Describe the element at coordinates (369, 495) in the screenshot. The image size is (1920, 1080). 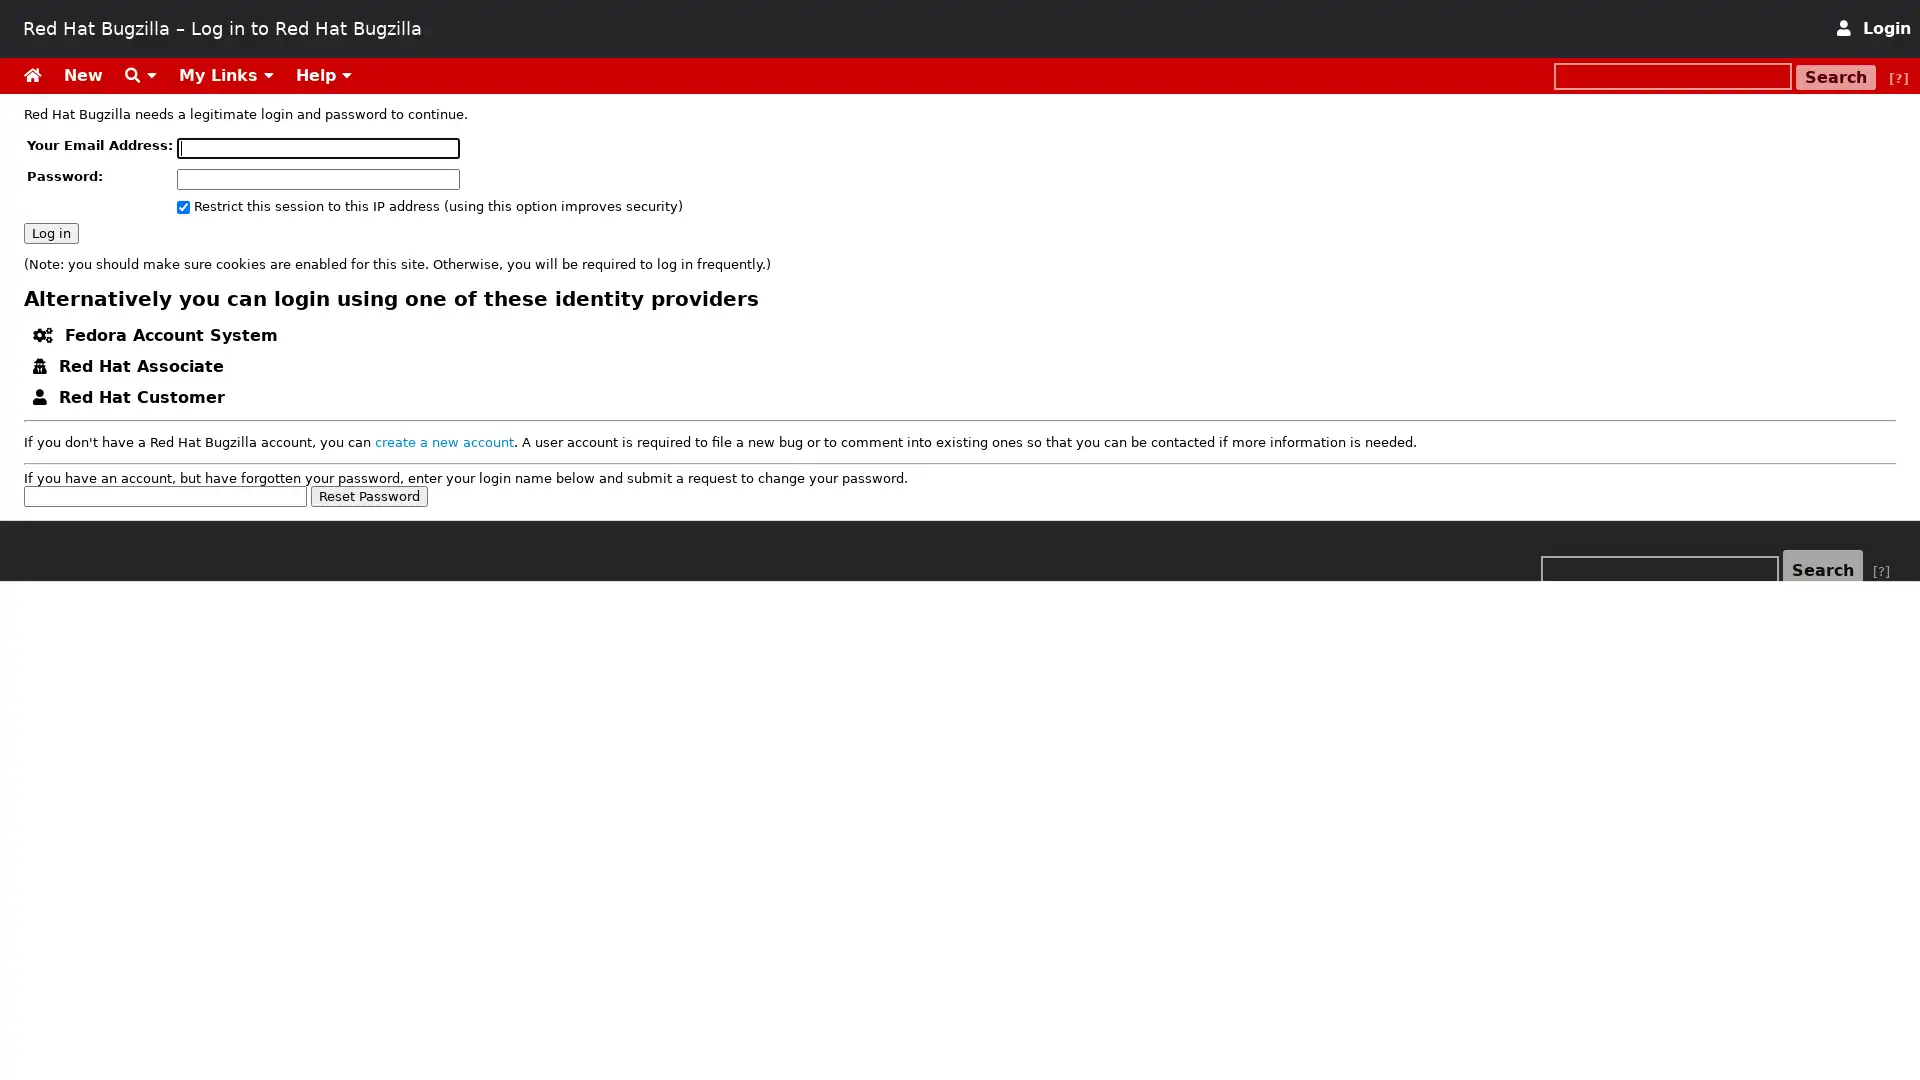
I see `Reset Password` at that location.